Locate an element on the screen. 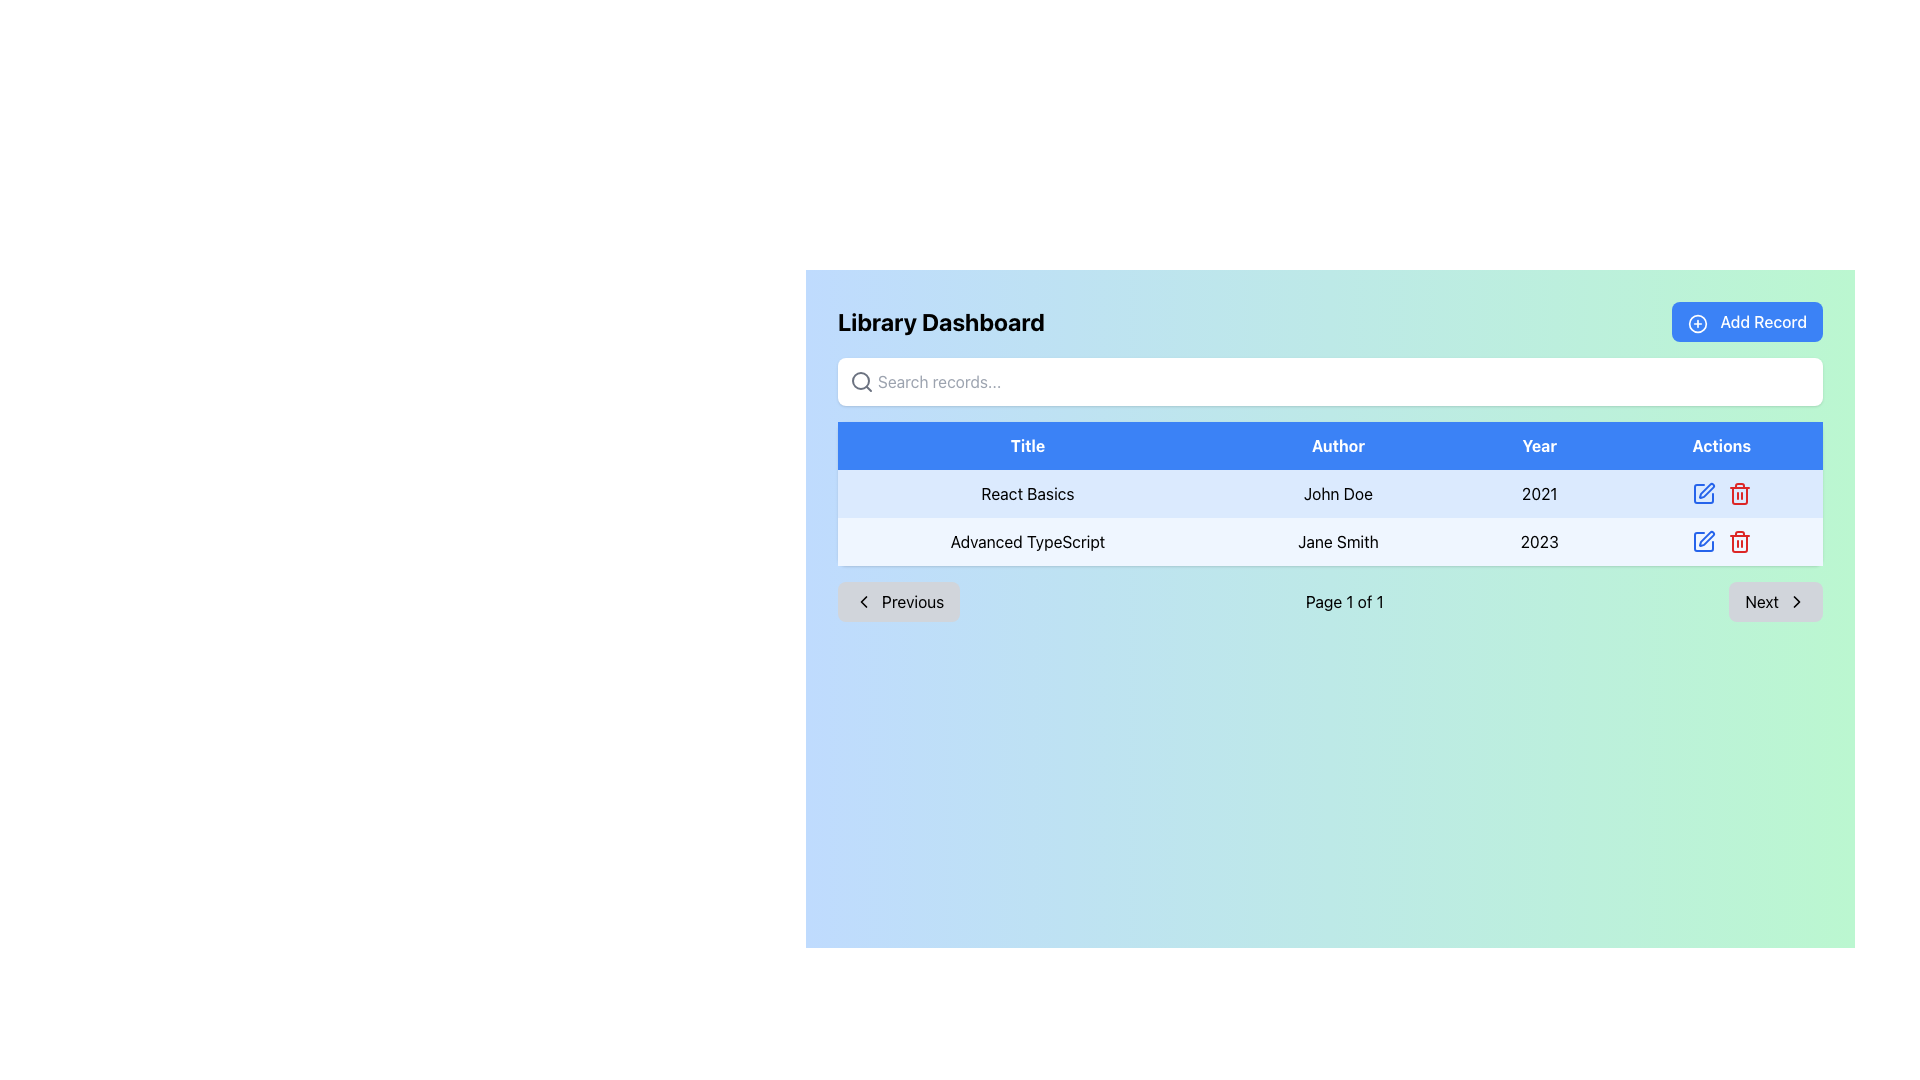 Image resolution: width=1920 pixels, height=1080 pixels. the circular graphical element that is part of the search icon located in the top-left area of the user interface is located at coordinates (860, 381).